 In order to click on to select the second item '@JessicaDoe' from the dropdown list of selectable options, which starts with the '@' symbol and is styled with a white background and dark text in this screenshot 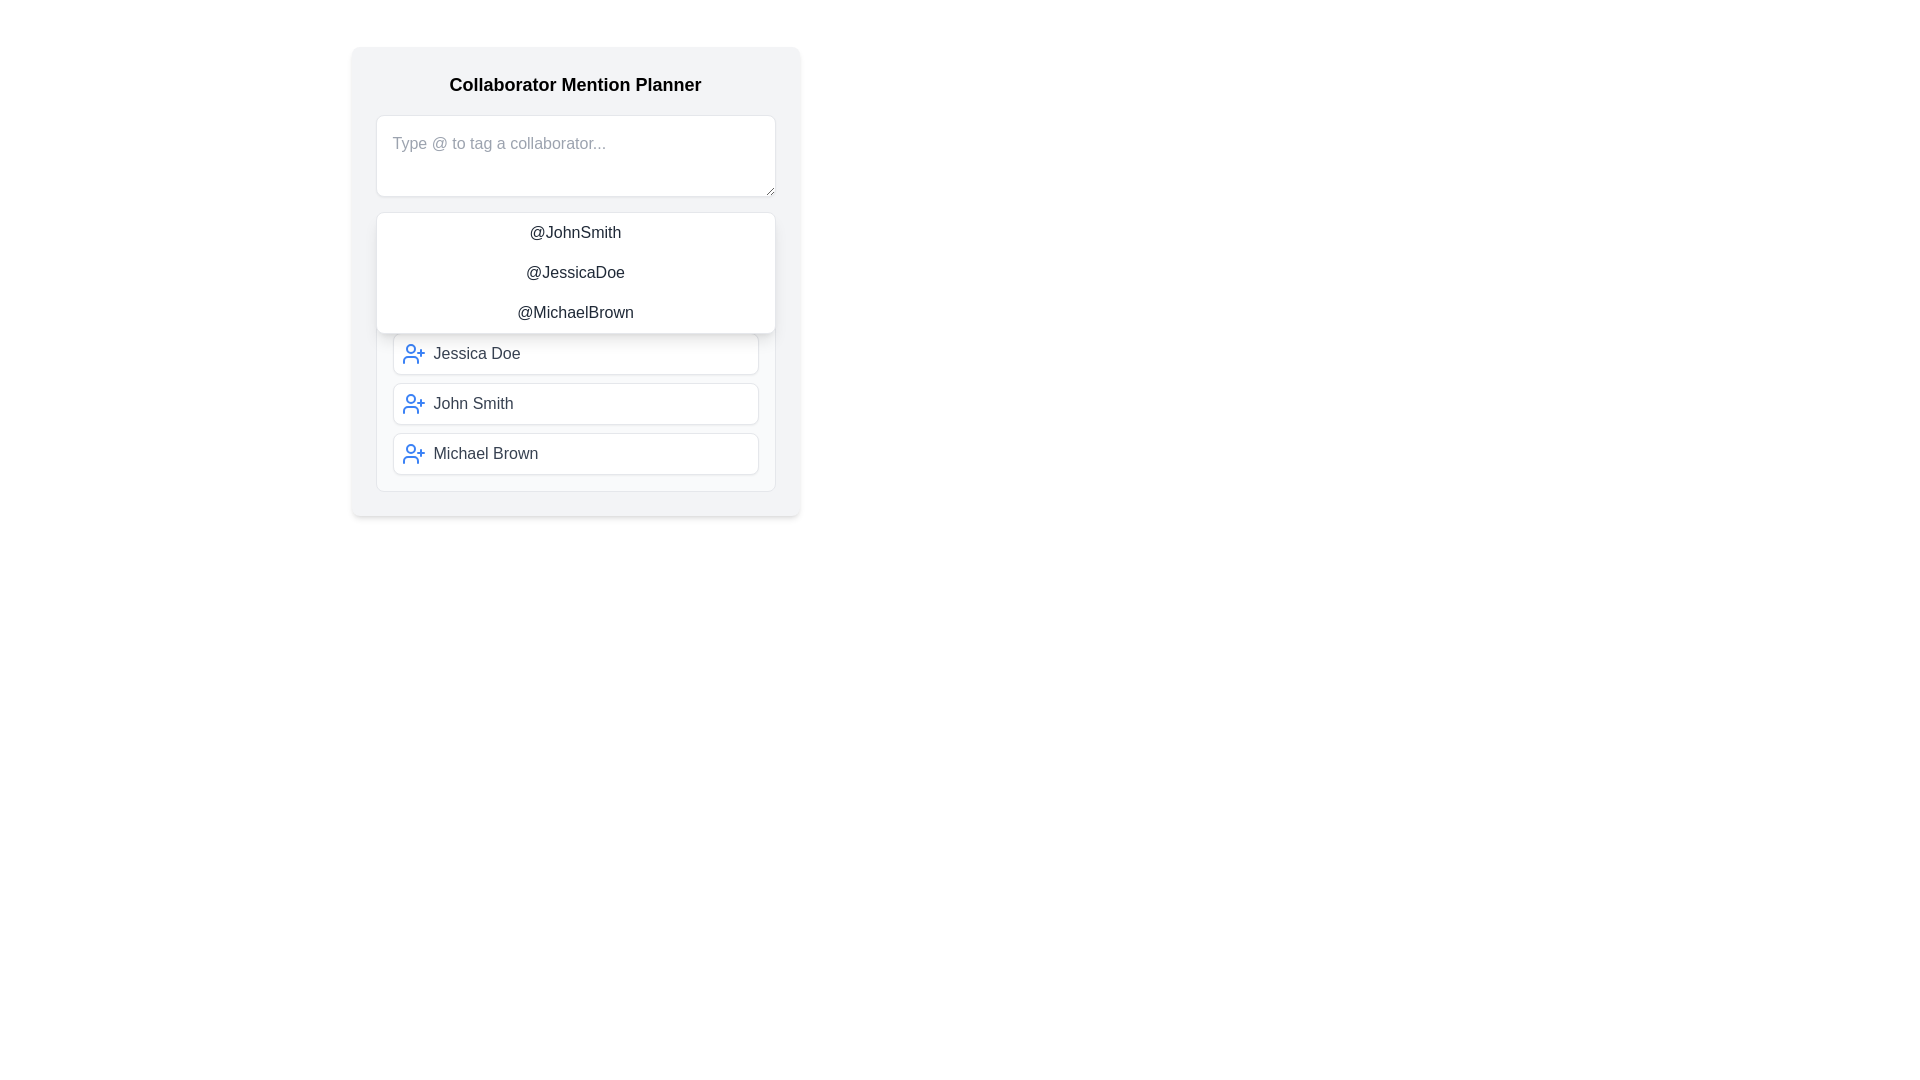, I will do `click(574, 273)`.